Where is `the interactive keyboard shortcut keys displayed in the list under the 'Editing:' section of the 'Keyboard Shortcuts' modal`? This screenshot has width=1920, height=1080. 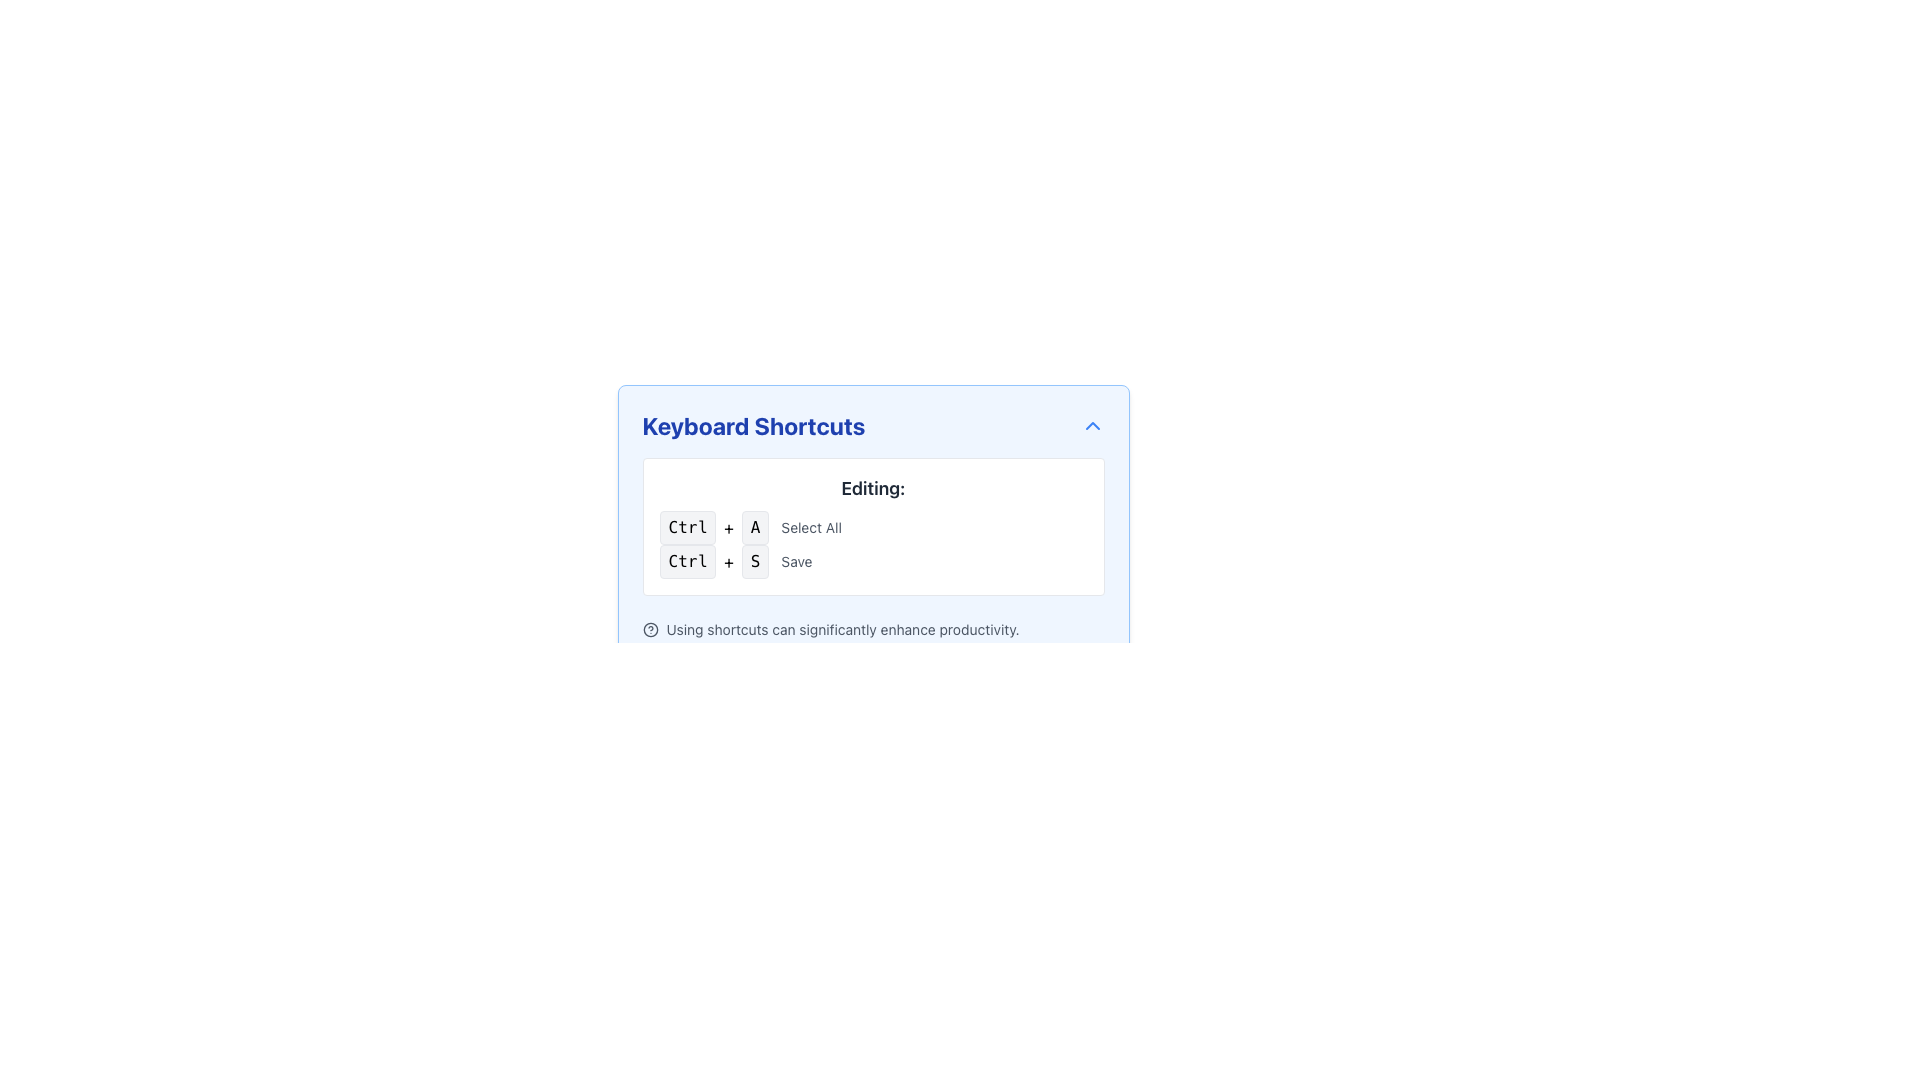 the interactive keyboard shortcut keys displayed in the list under the 'Editing:' section of the 'Keyboard Shortcuts' modal is located at coordinates (873, 544).